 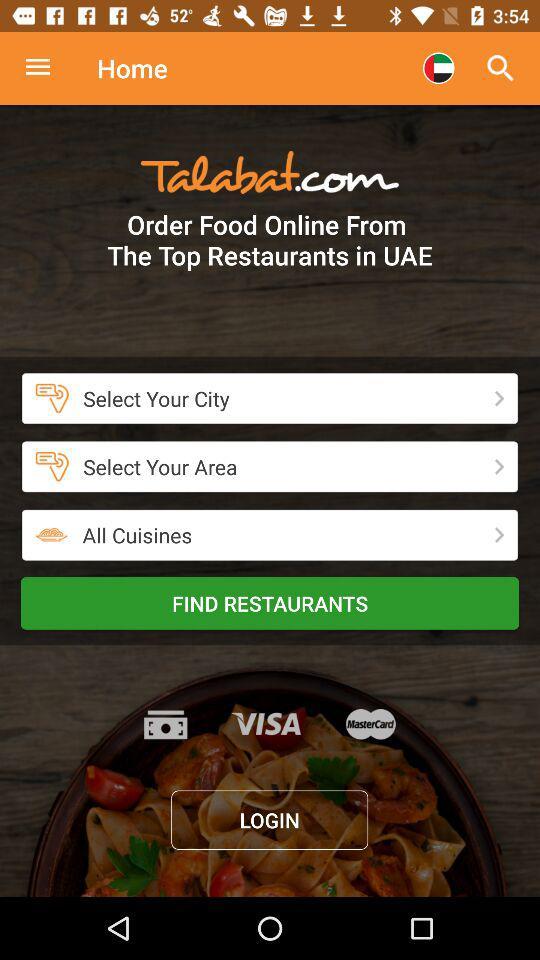 I want to click on choose country, so click(x=437, y=68).